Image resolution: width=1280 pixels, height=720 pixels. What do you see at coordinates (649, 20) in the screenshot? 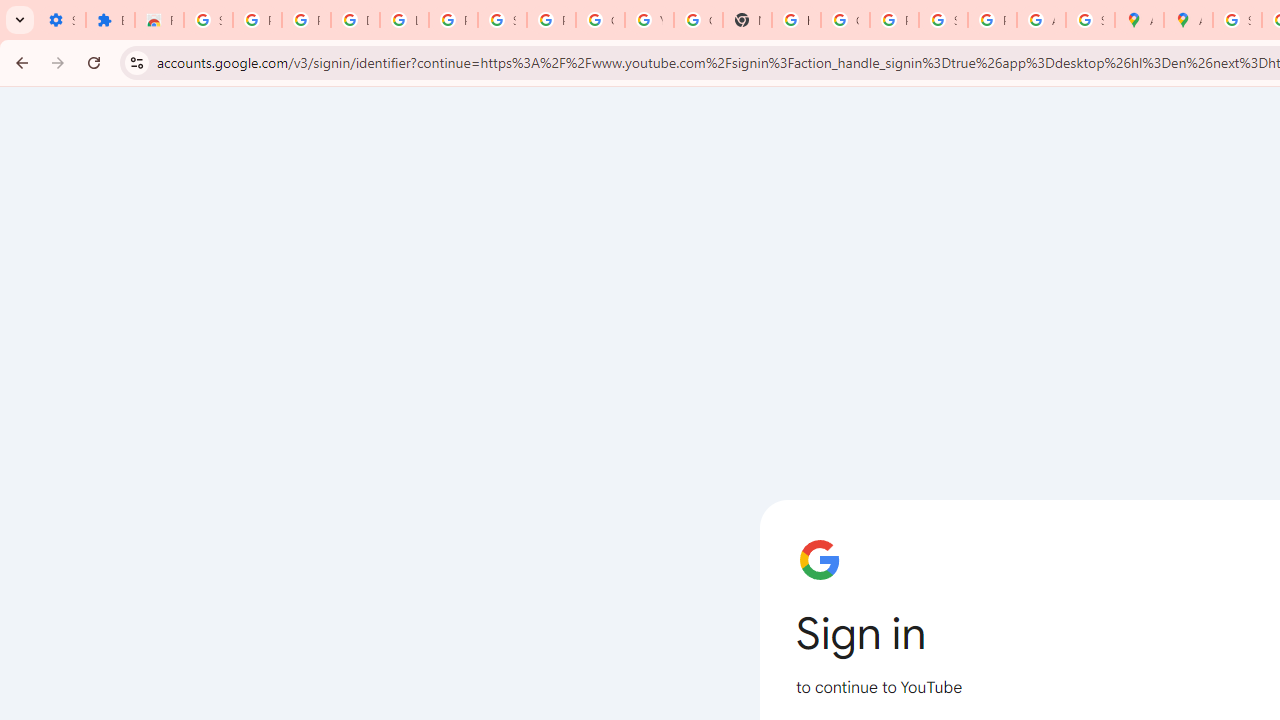
I see `'YouTube'` at bounding box center [649, 20].